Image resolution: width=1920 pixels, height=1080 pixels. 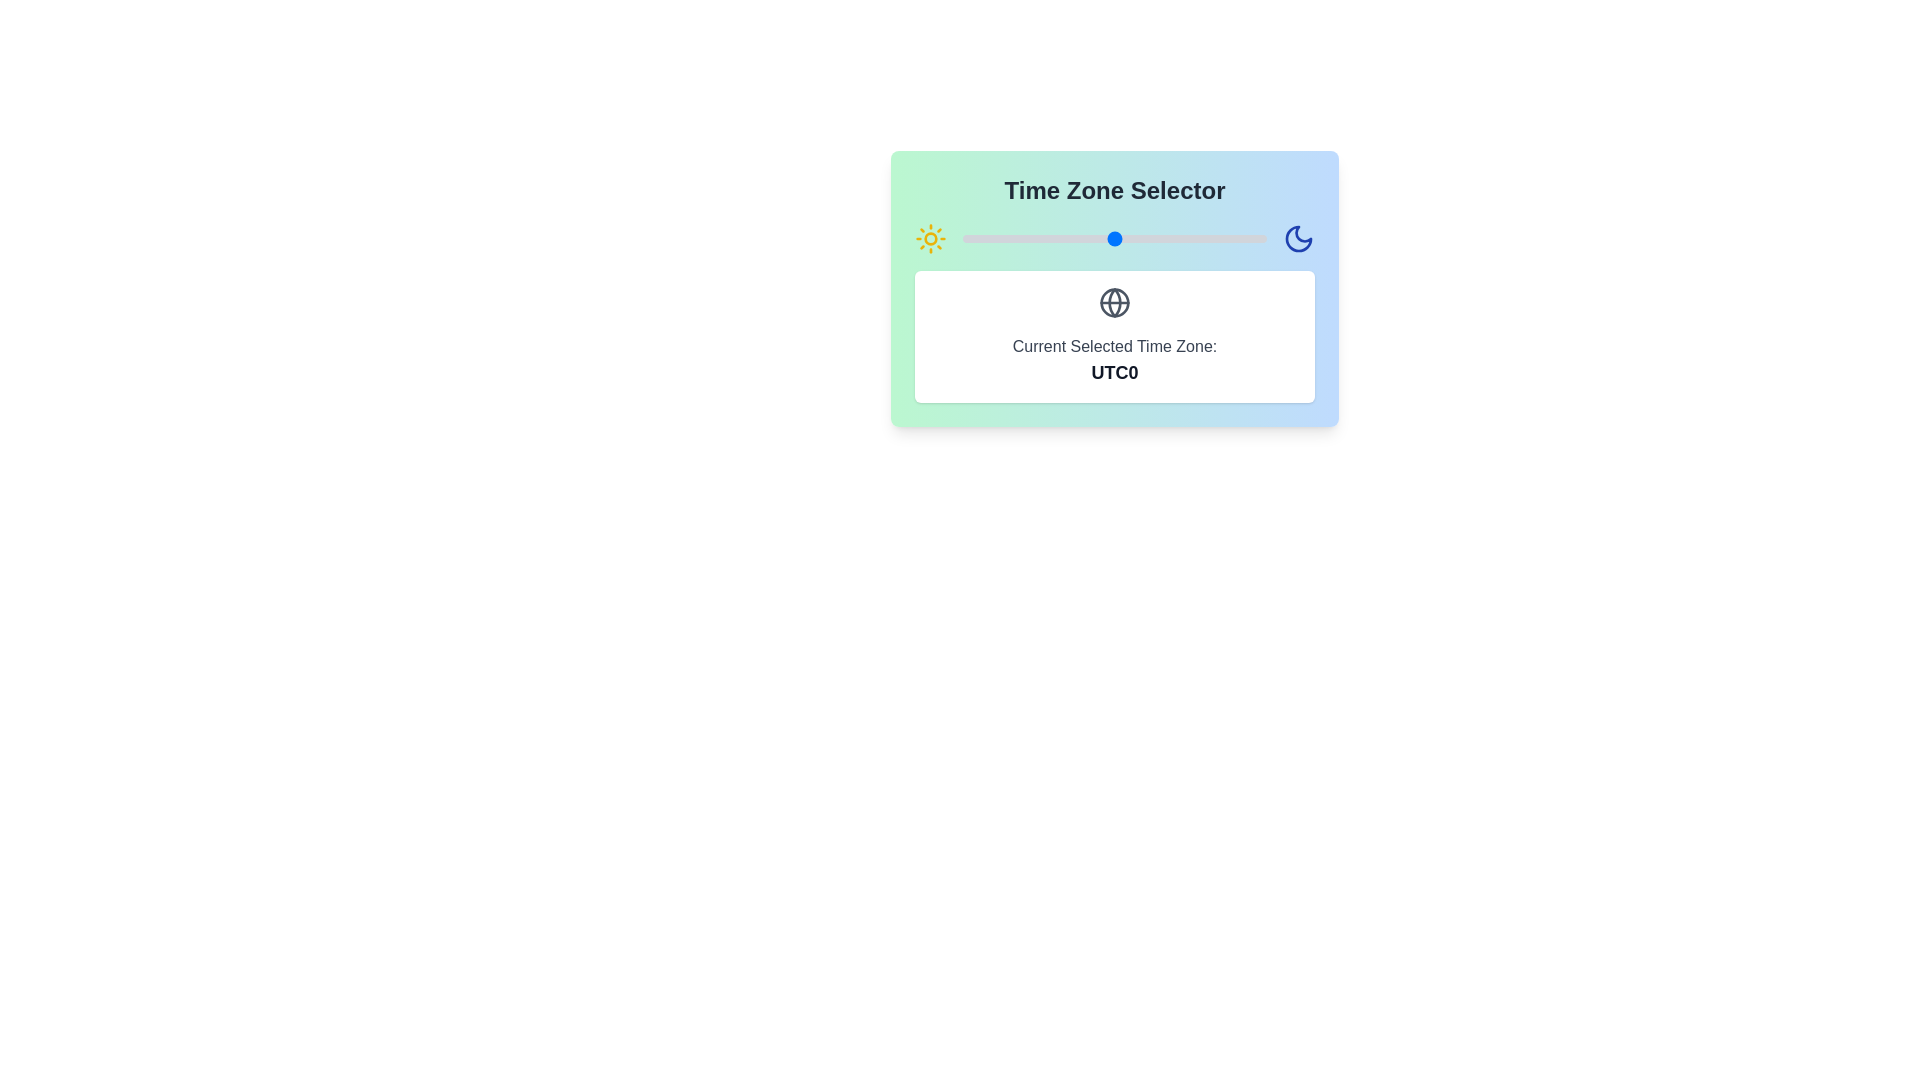 What do you see at coordinates (1202, 238) in the screenshot?
I see `the time zone offset` at bounding box center [1202, 238].